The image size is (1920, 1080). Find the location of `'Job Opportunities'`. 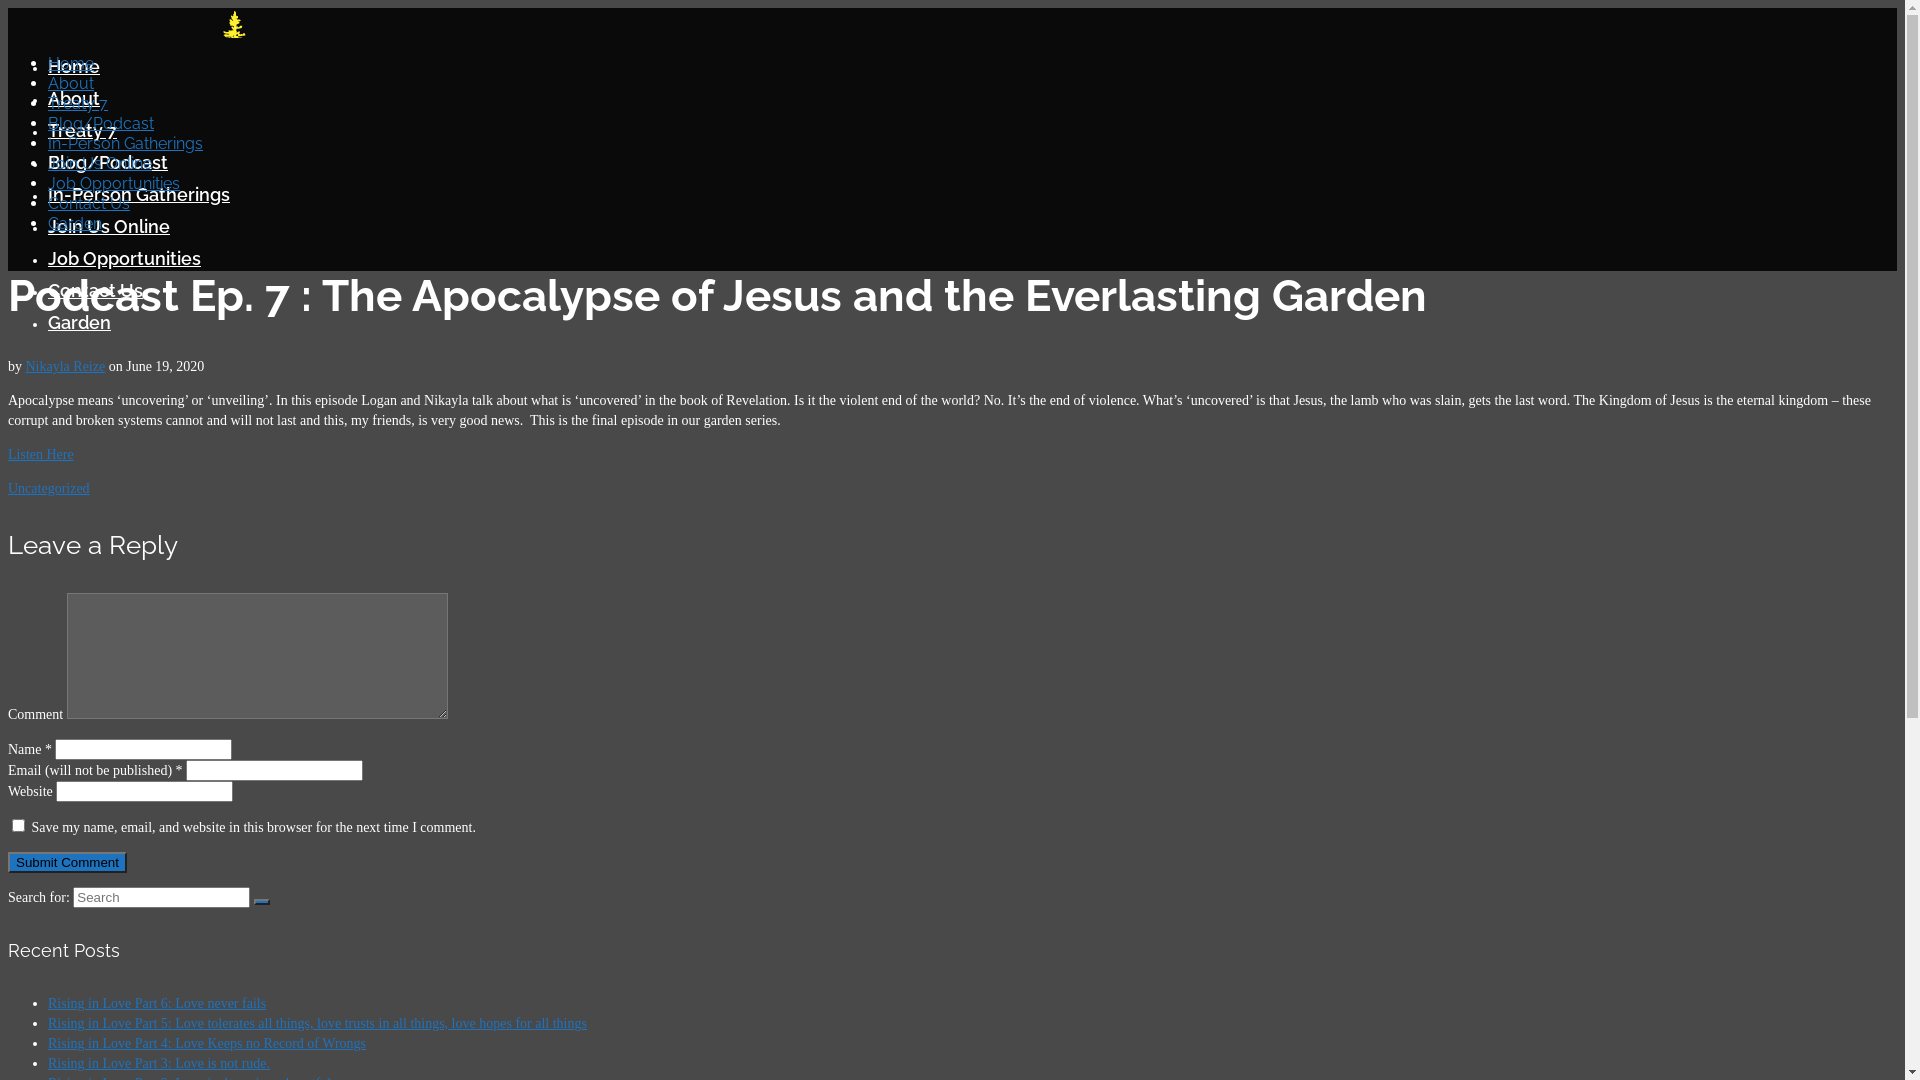

'Job Opportunities' is located at coordinates (113, 183).